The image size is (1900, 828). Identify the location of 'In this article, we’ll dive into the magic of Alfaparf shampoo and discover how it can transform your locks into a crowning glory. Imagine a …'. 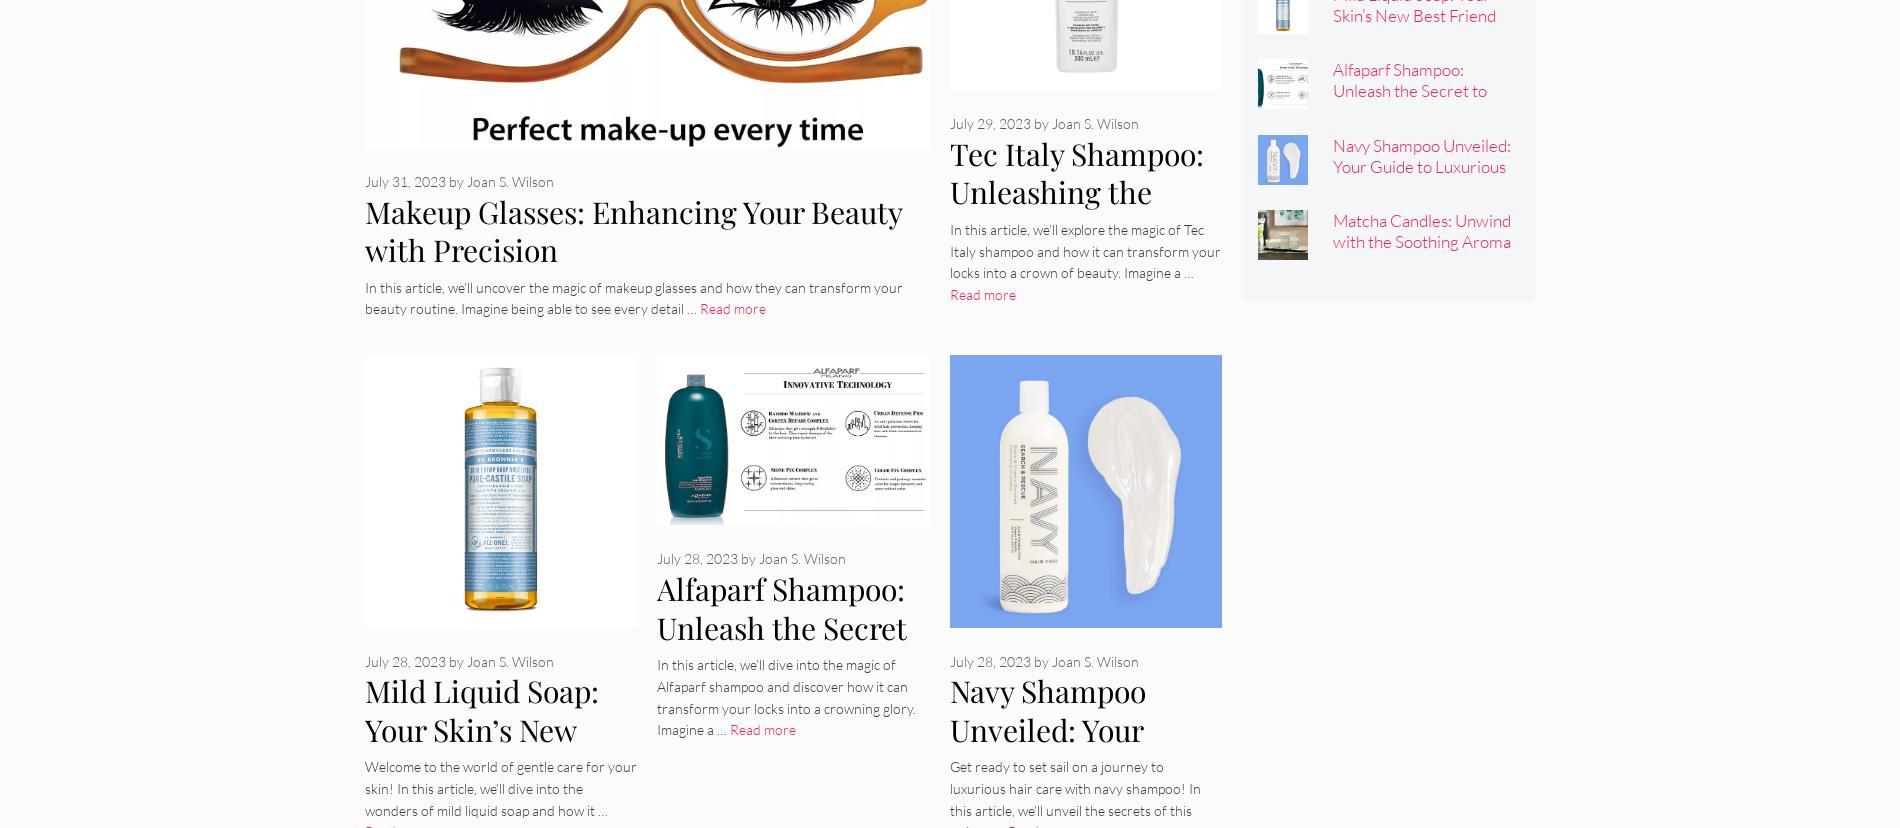
(785, 697).